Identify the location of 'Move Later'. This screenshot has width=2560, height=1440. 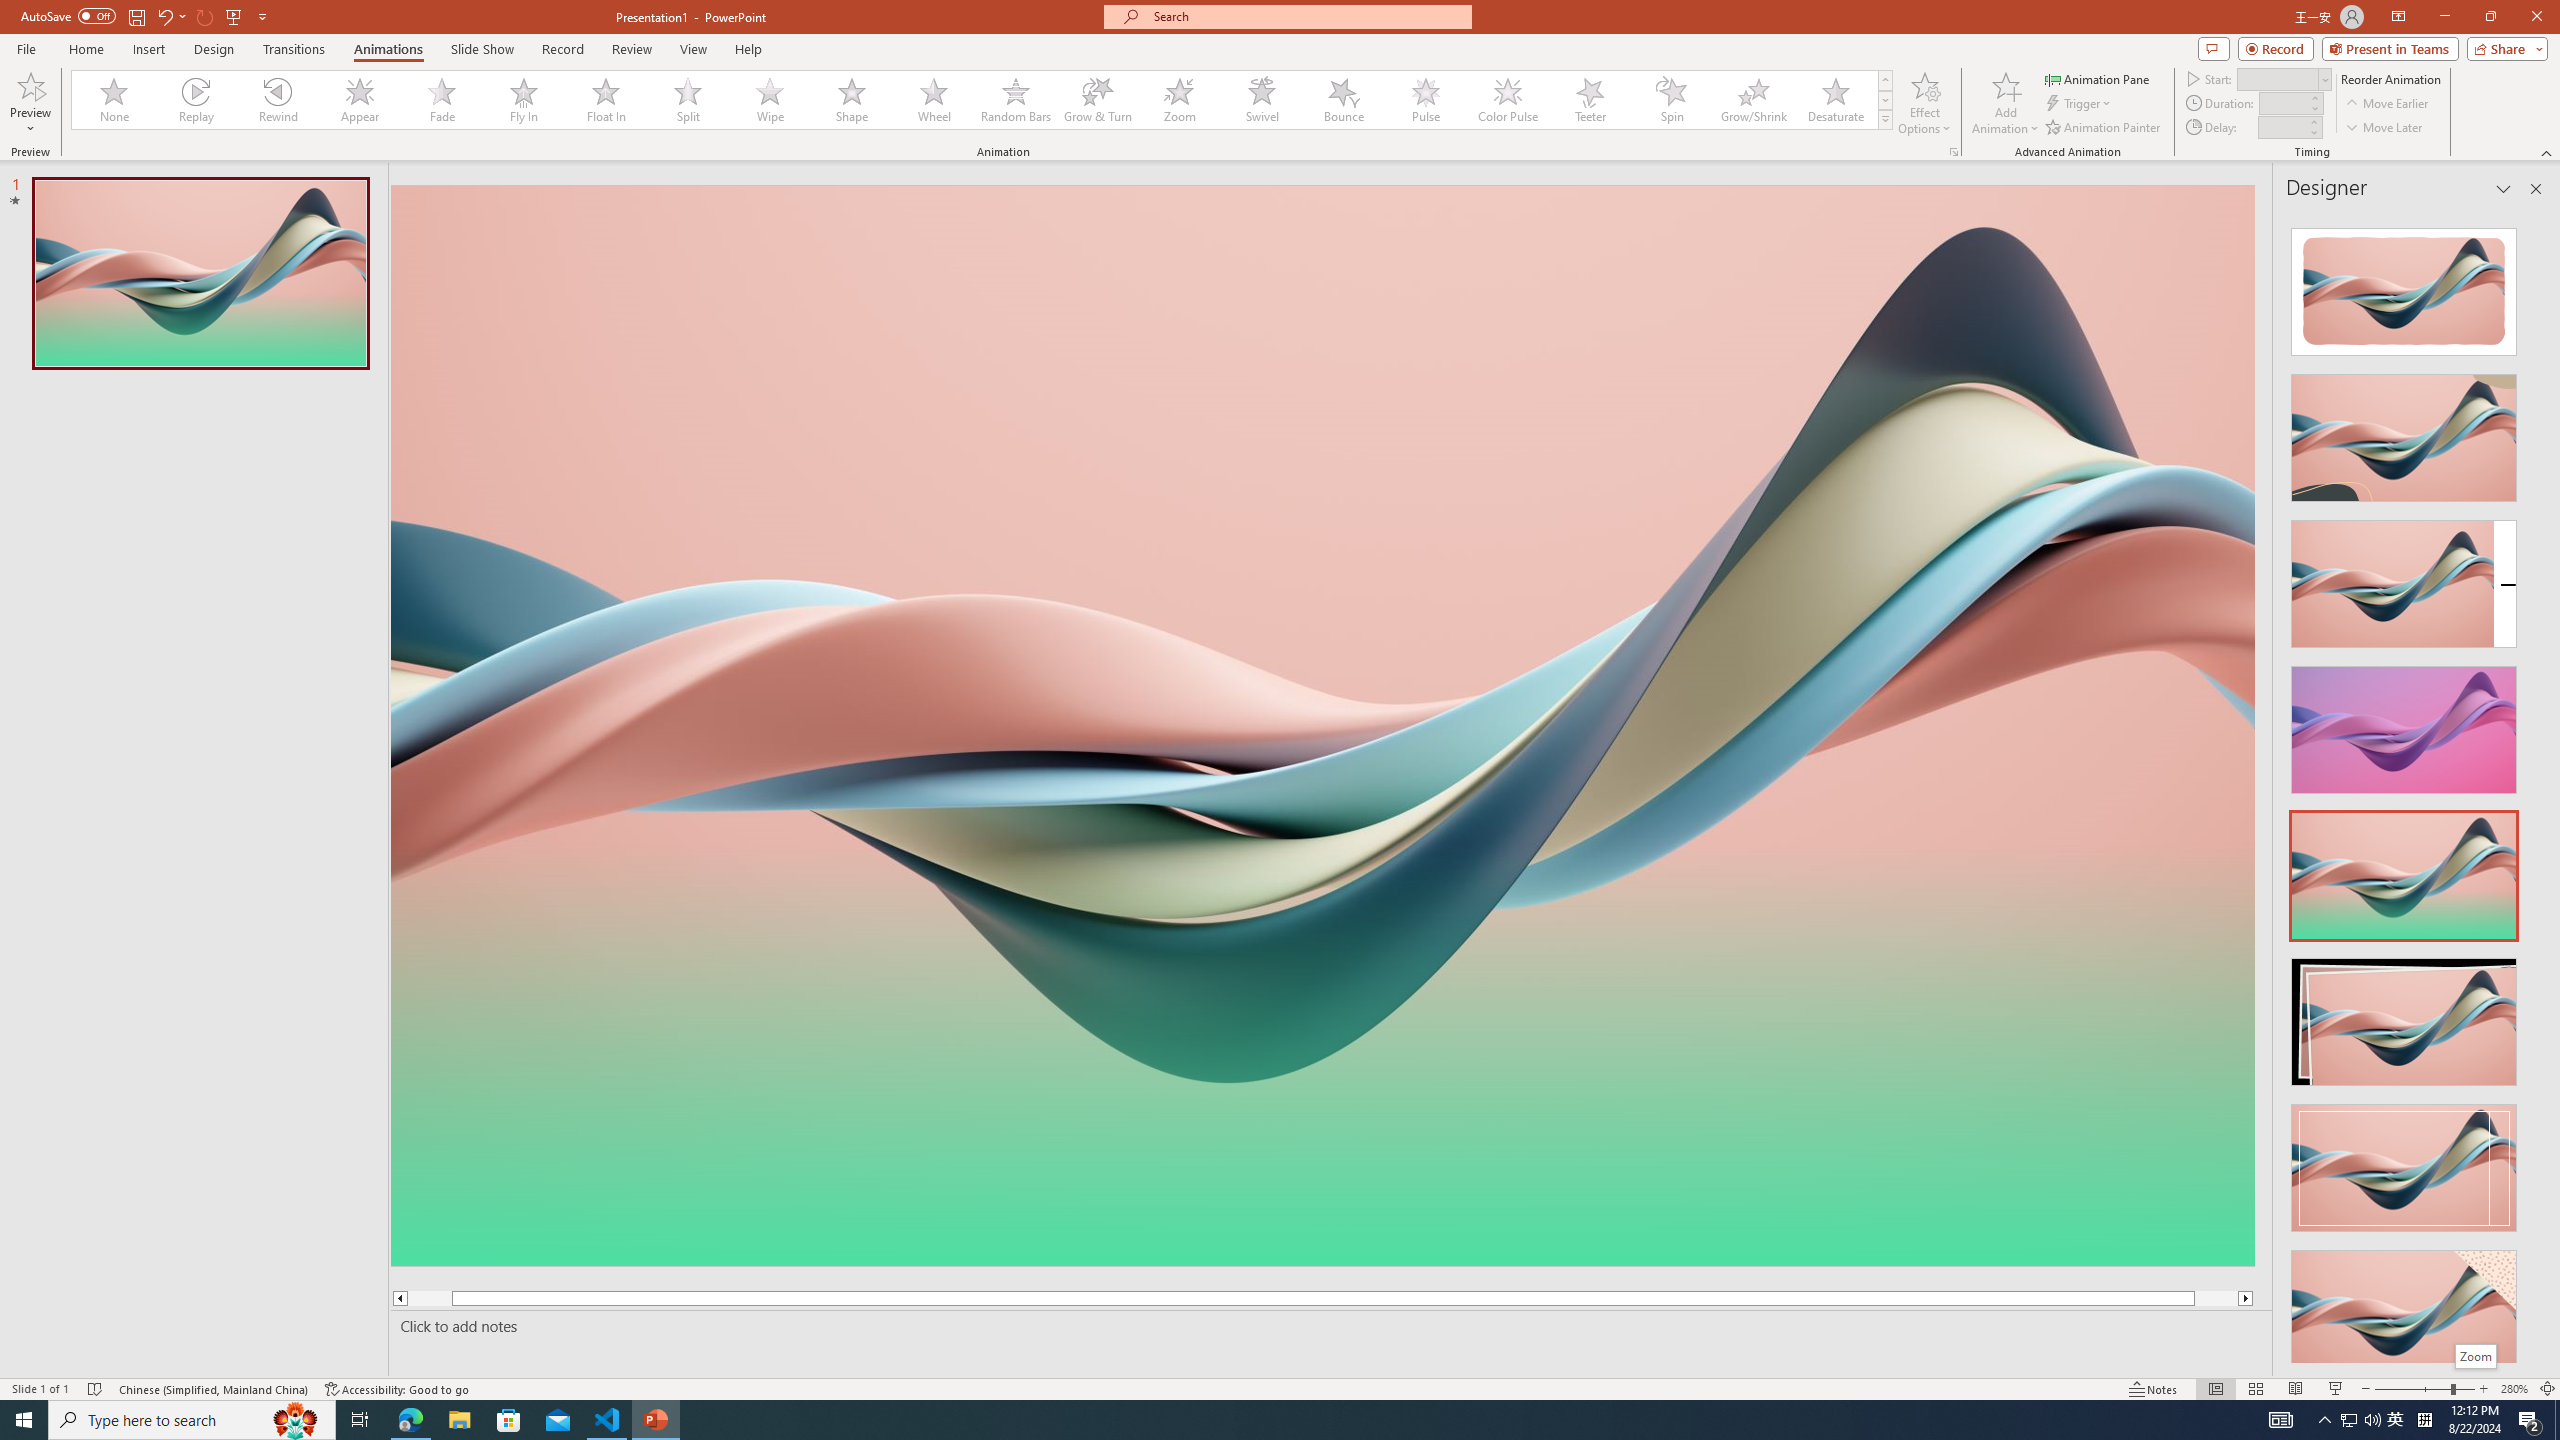
(2384, 127).